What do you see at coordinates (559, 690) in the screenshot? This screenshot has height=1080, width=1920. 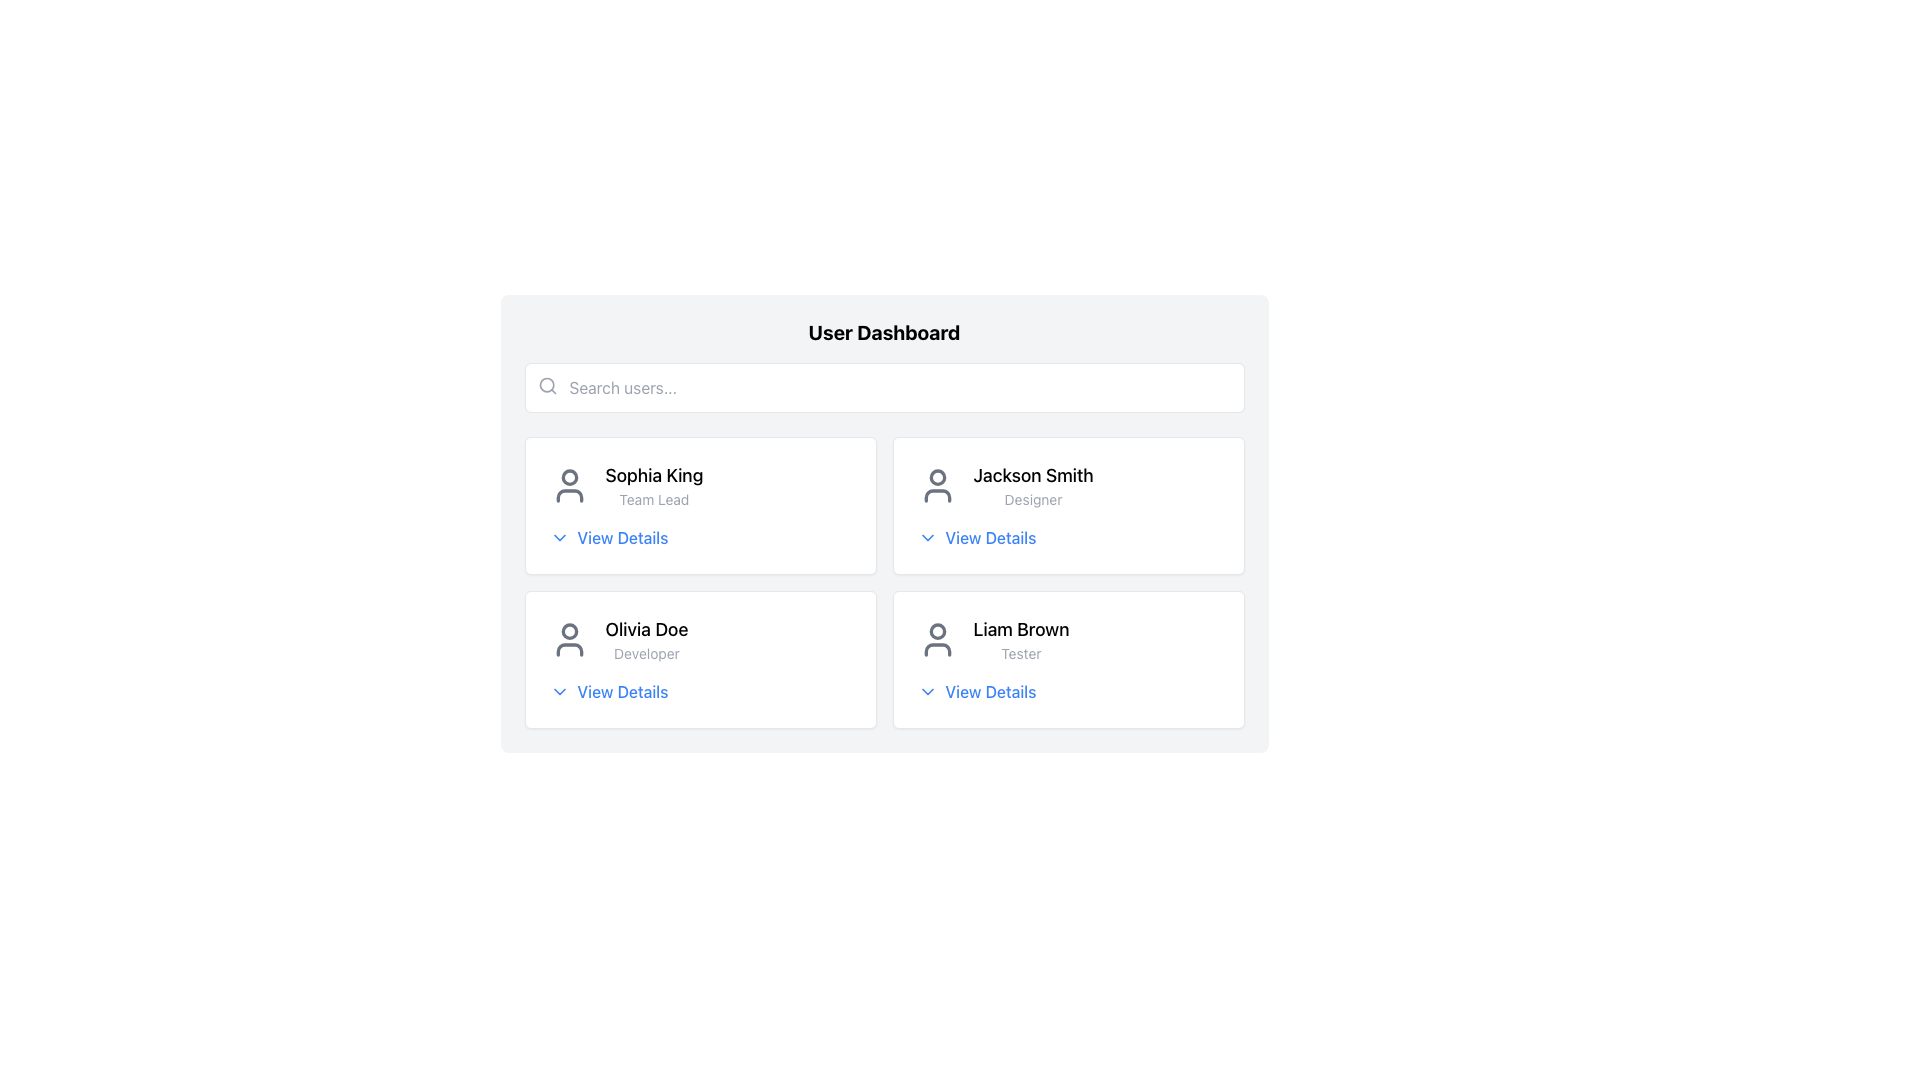 I see `the icon indicating expand/collapse details related to 'Olivia Doe' located within the 'View Details' text link` at bounding box center [559, 690].